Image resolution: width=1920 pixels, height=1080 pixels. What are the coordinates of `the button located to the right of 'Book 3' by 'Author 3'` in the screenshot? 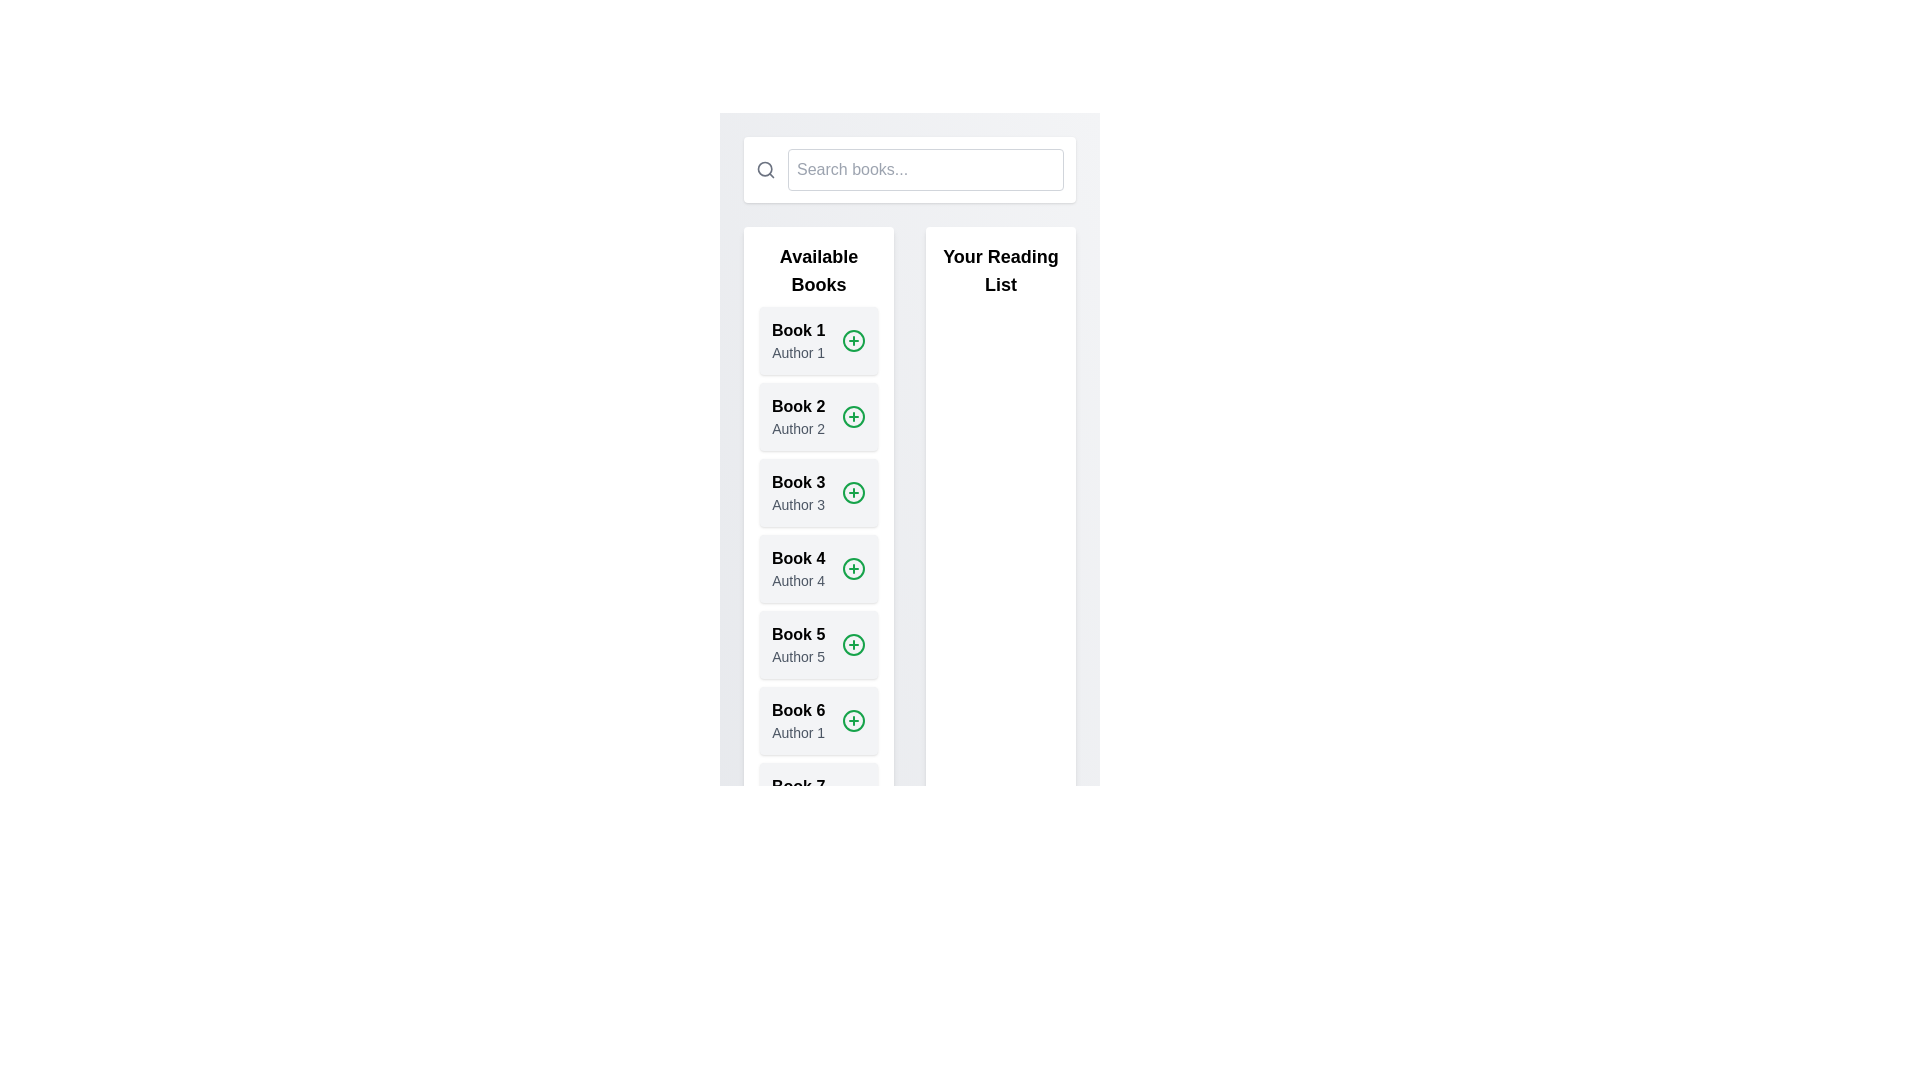 It's located at (854, 493).